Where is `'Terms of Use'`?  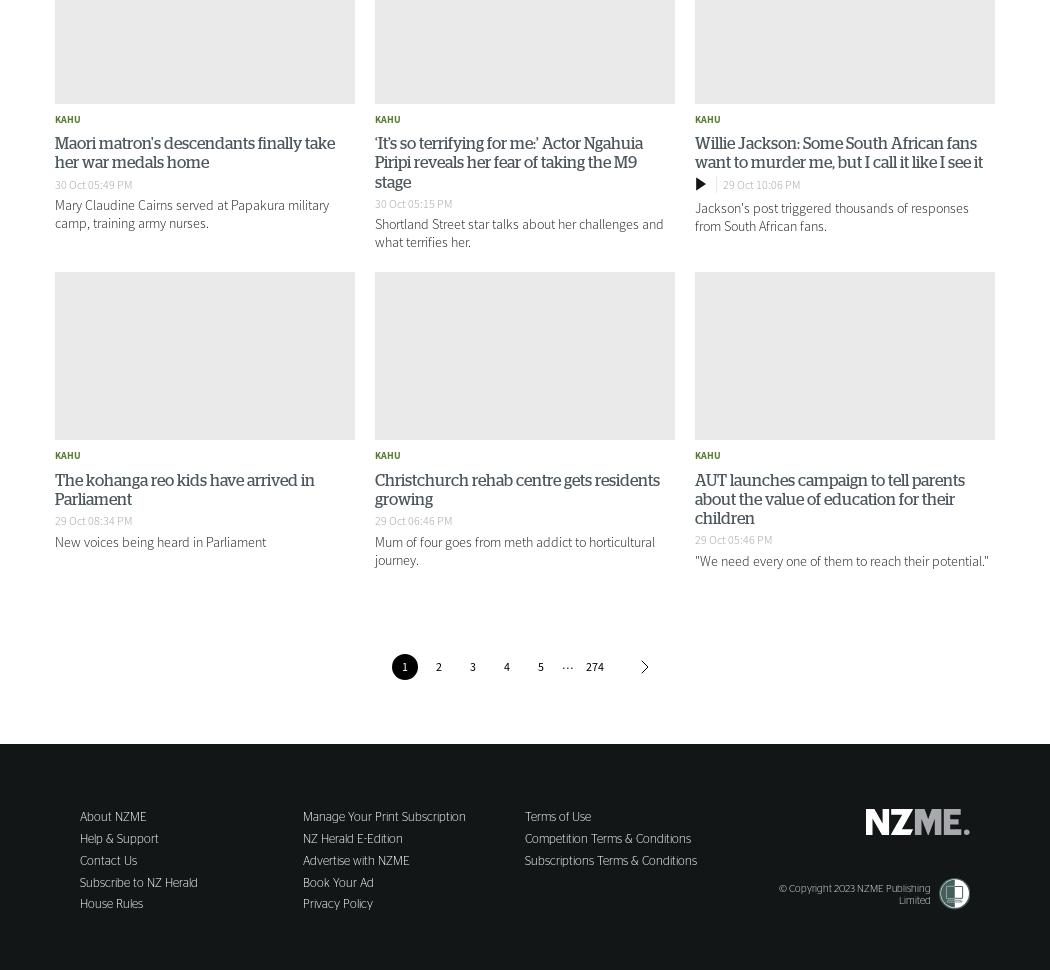
'Terms of Use' is located at coordinates (557, 817).